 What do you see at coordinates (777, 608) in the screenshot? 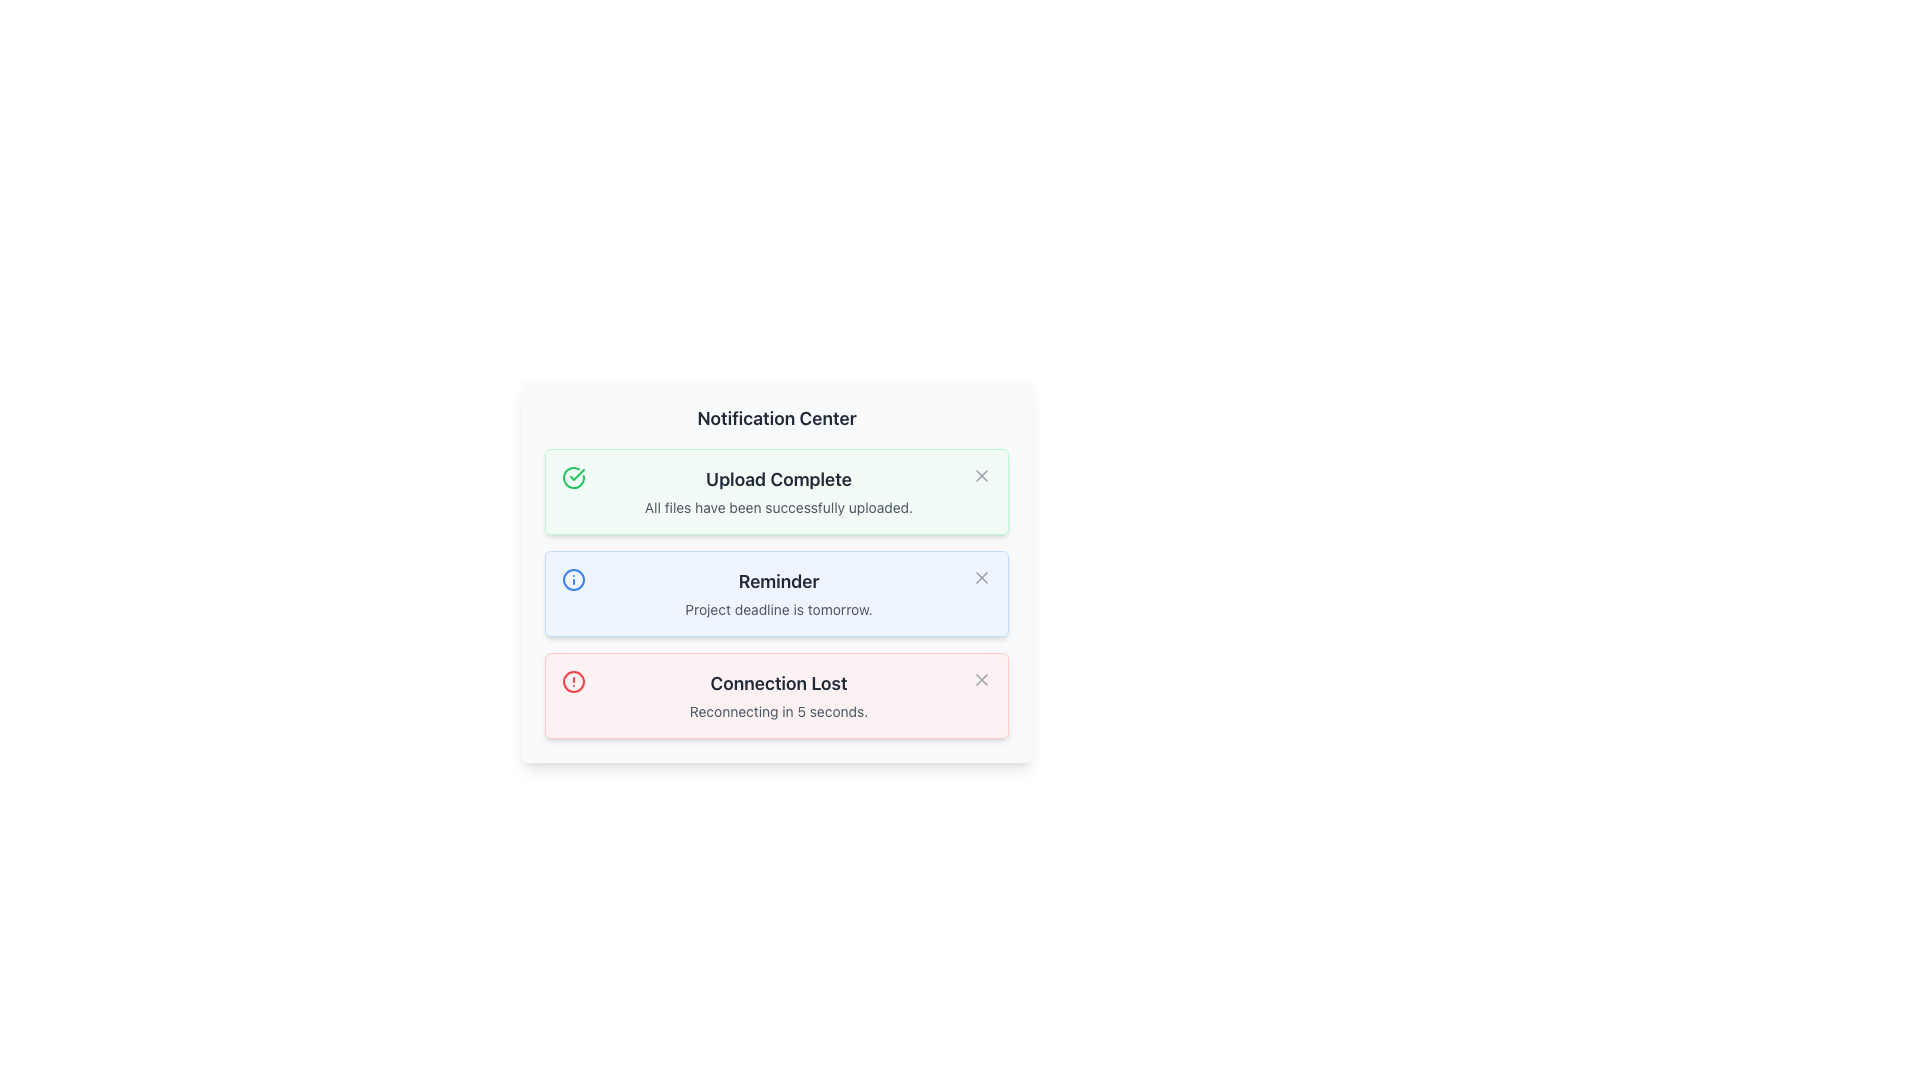
I see `the text label displaying 'Project deadline is tomorrow.' located in the second notification card under the heading 'Reminder'` at bounding box center [777, 608].